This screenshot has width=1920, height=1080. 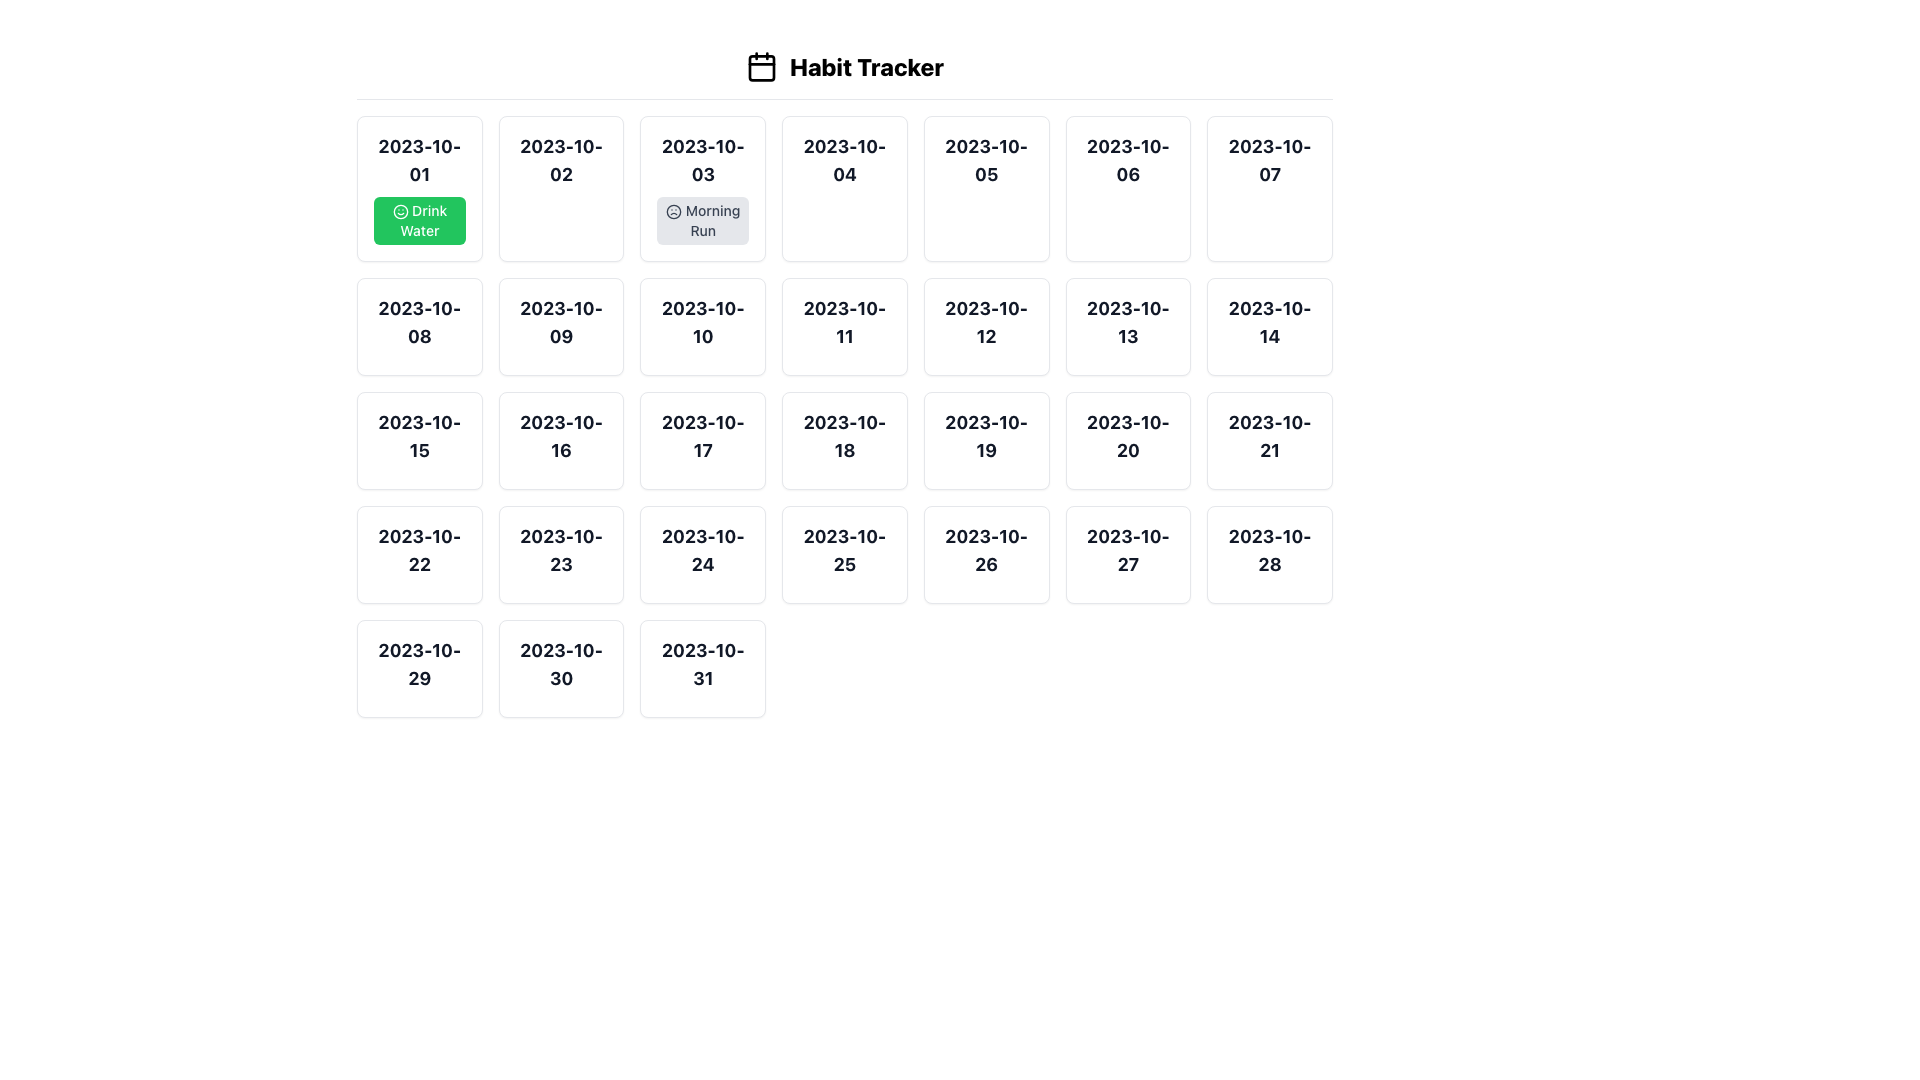 I want to click on the Calendar Date Cell displaying '2023-10-08', so click(x=418, y=326).